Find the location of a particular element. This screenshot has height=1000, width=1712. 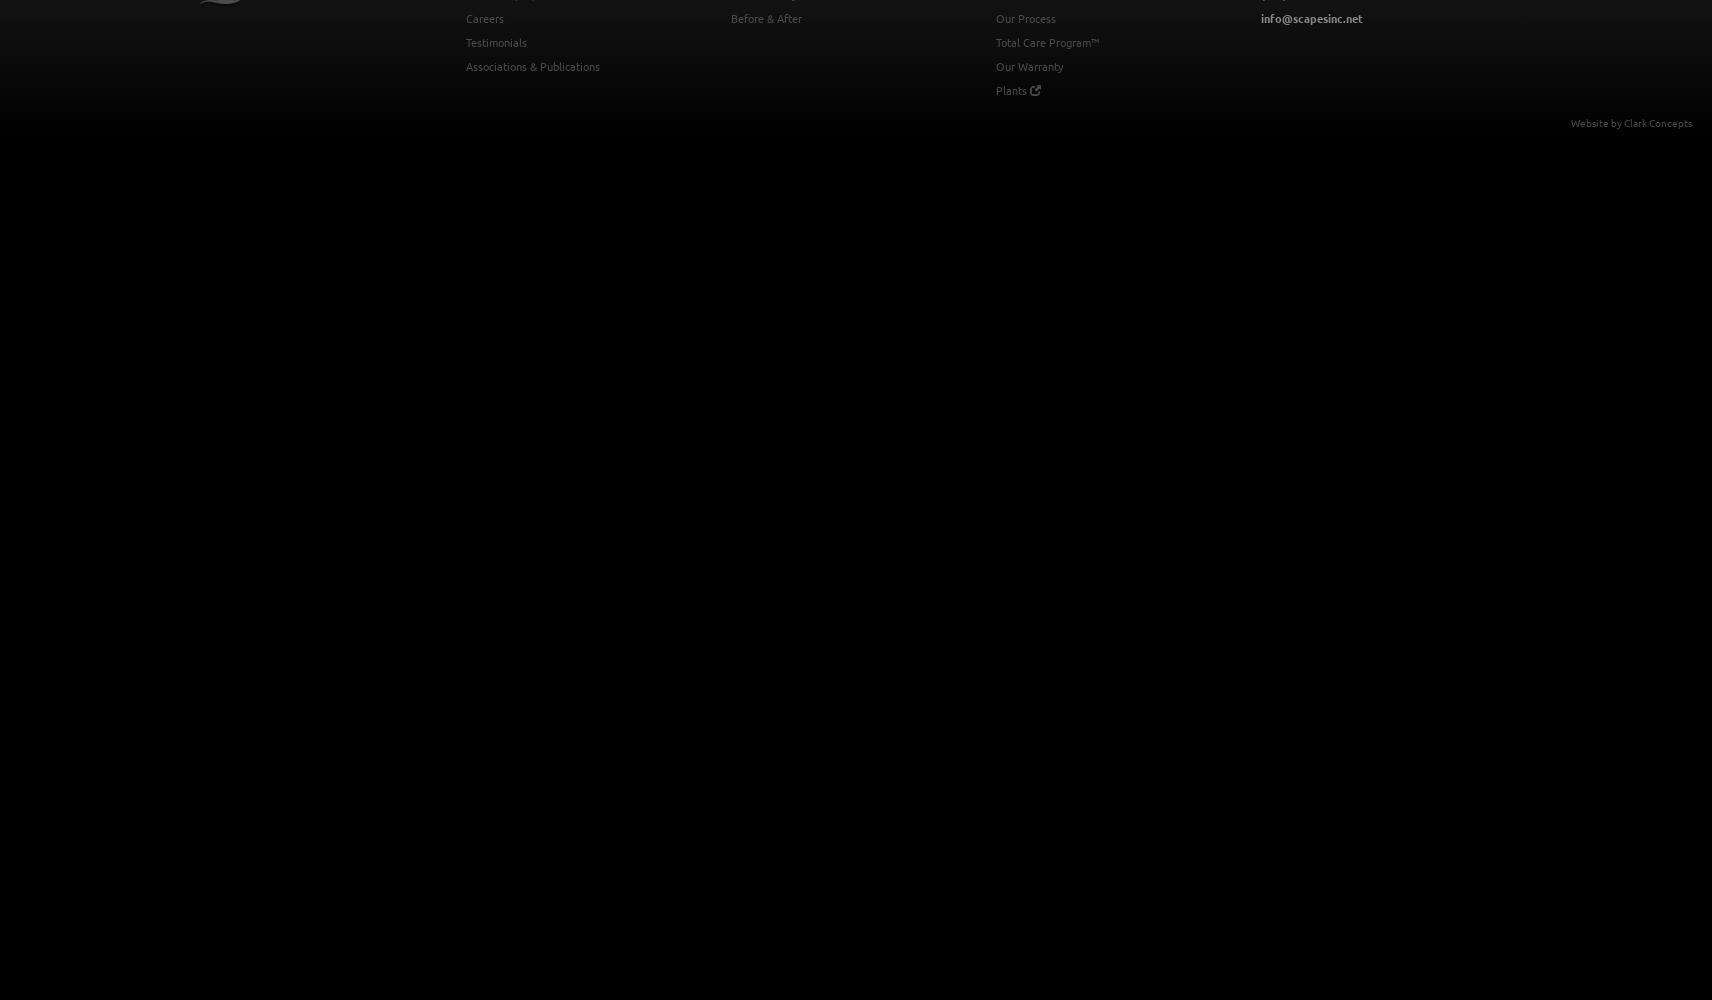

'Associations & Publications' is located at coordinates (465, 65).